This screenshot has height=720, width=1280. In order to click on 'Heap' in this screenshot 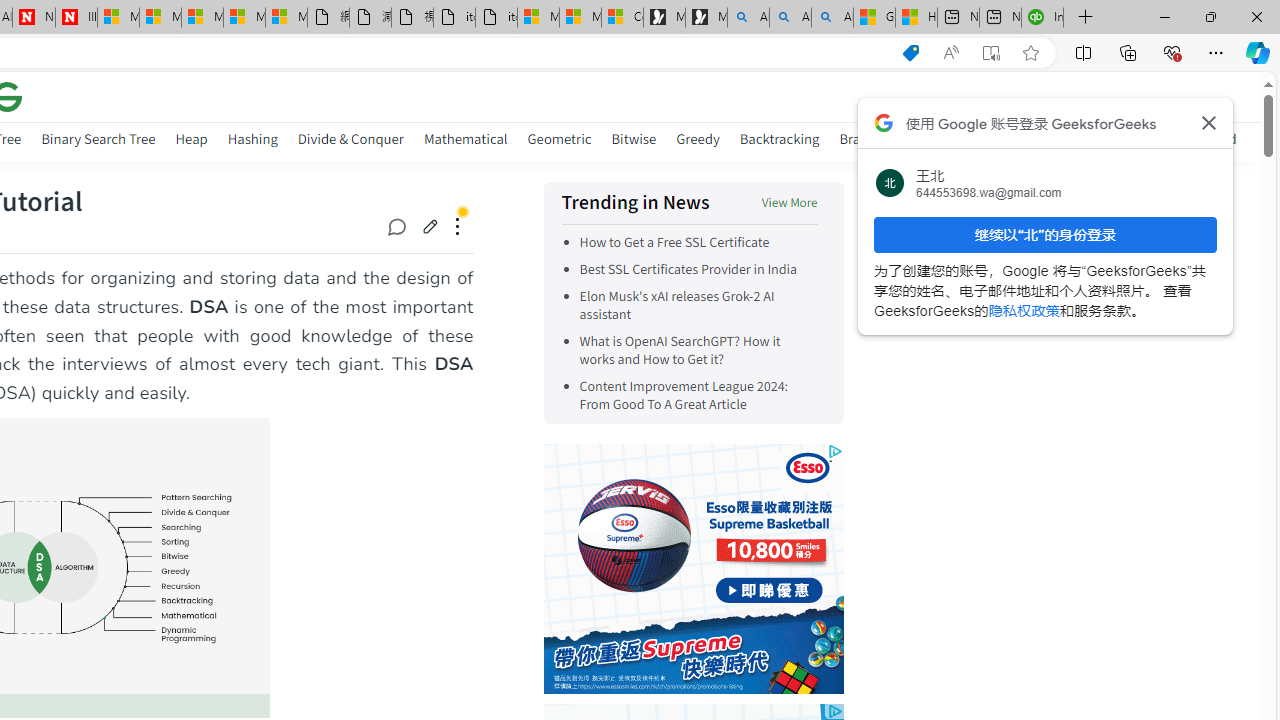, I will do `click(191, 138)`.